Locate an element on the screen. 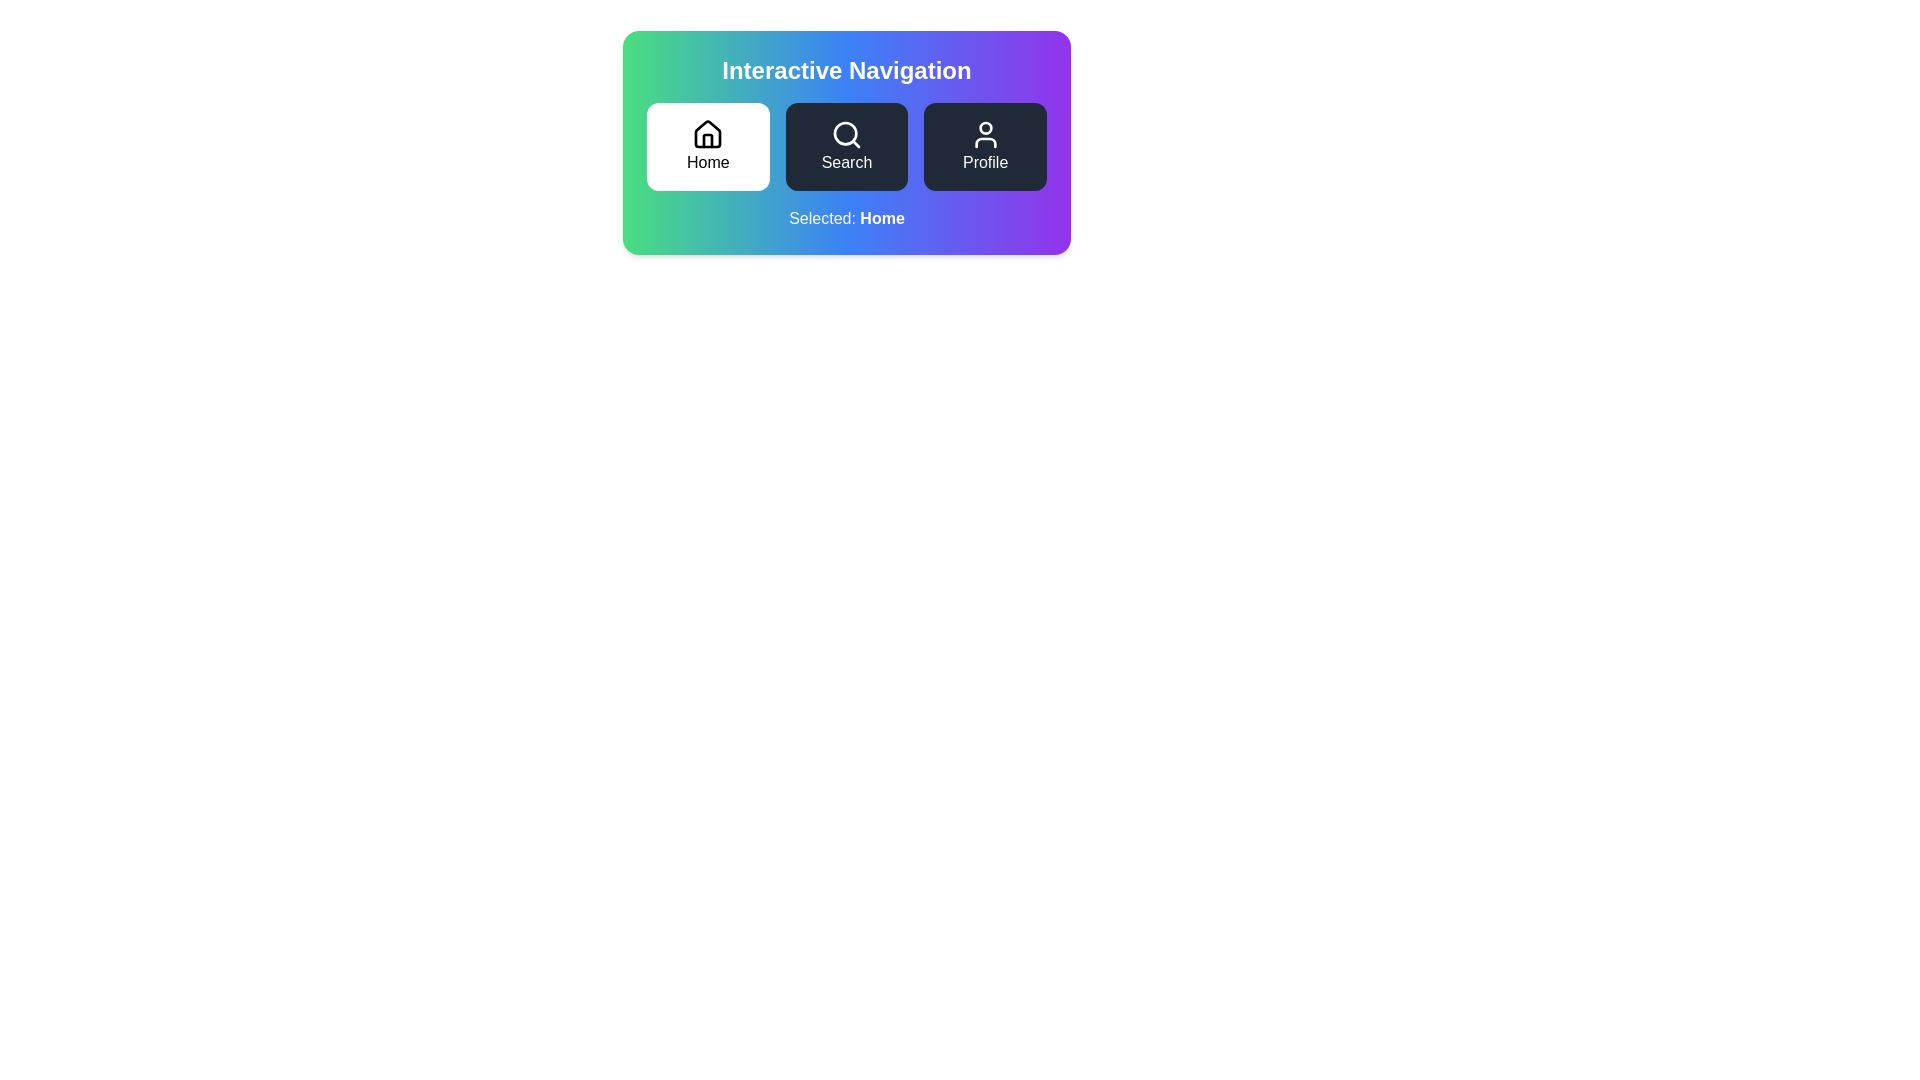 The image size is (1920, 1080). the 'Search' text label within the navigation button, which is styled in white against a dark background, to initiate the search functionality is located at coordinates (846, 161).